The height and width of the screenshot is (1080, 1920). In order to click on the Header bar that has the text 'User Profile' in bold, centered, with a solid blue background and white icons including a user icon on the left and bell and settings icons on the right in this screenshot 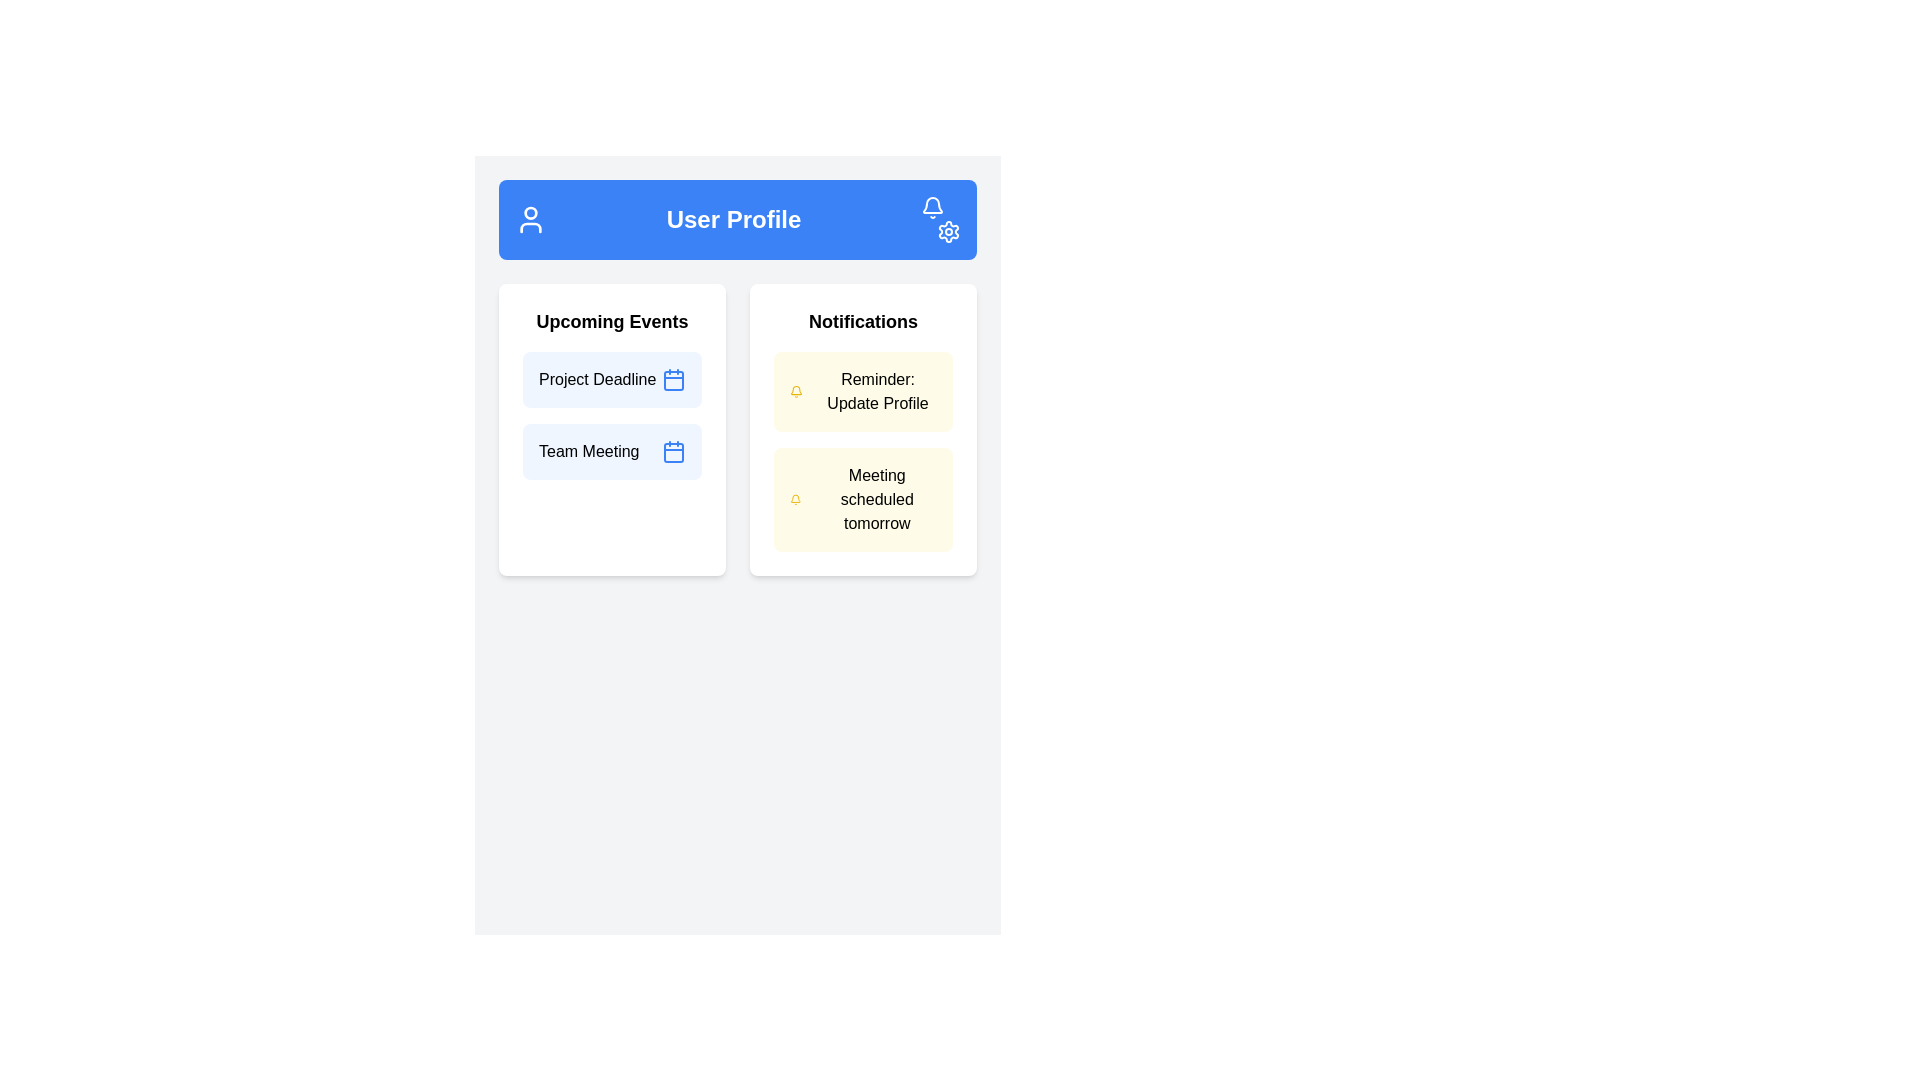, I will do `click(737, 219)`.